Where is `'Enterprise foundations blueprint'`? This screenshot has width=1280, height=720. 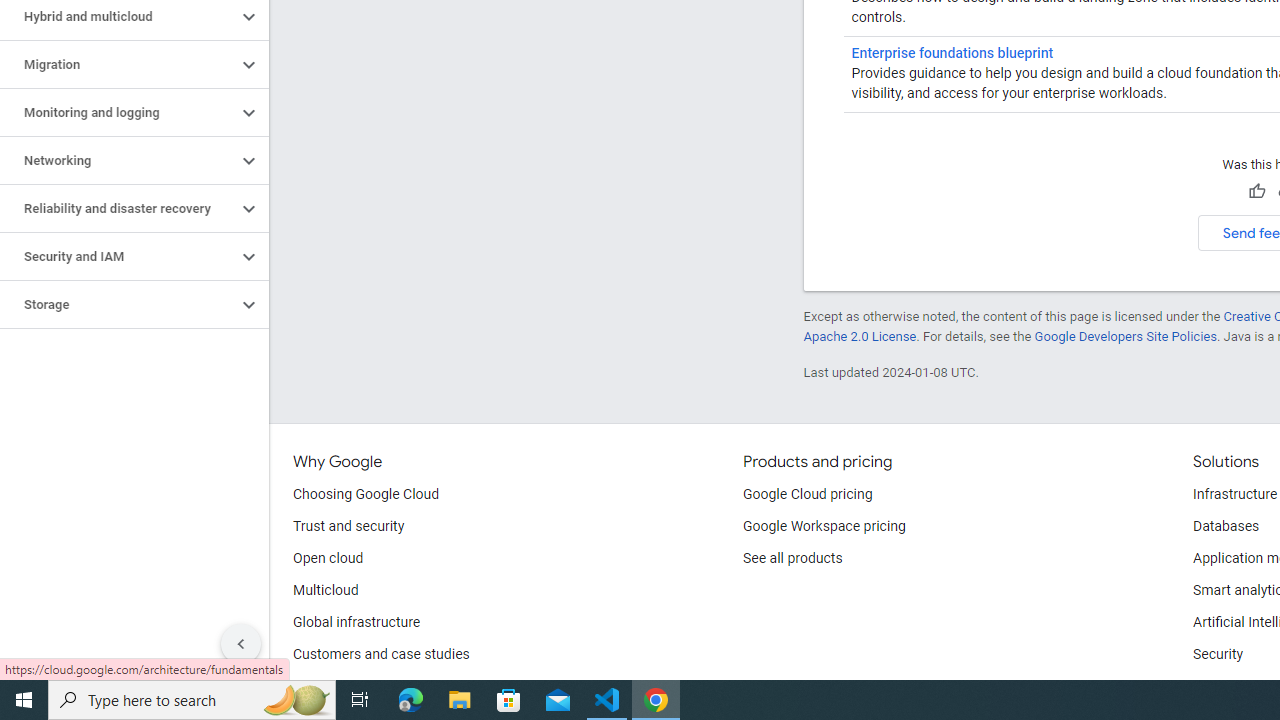 'Enterprise foundations blueprint' is located at coordinates (951, 52).